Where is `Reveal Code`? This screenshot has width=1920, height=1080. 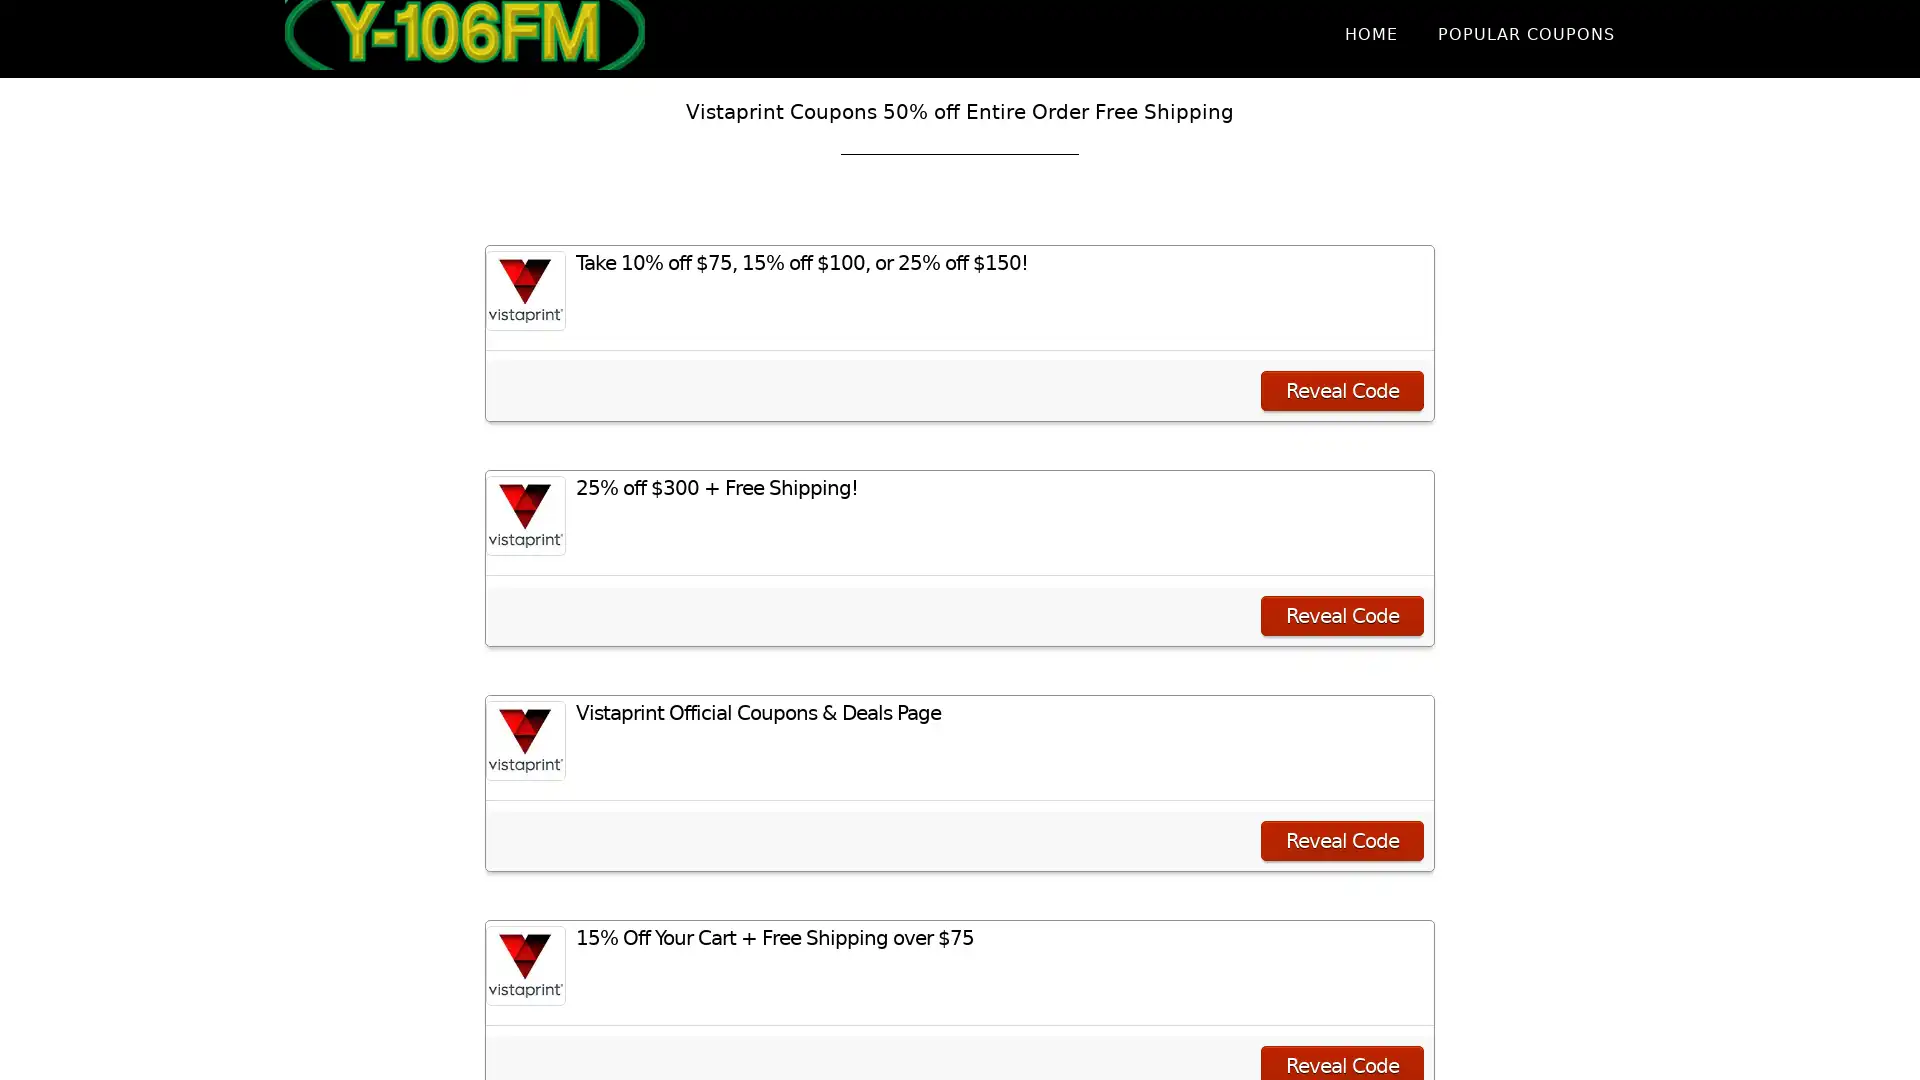 Reveal Code is located at coordinates (1342, 840).